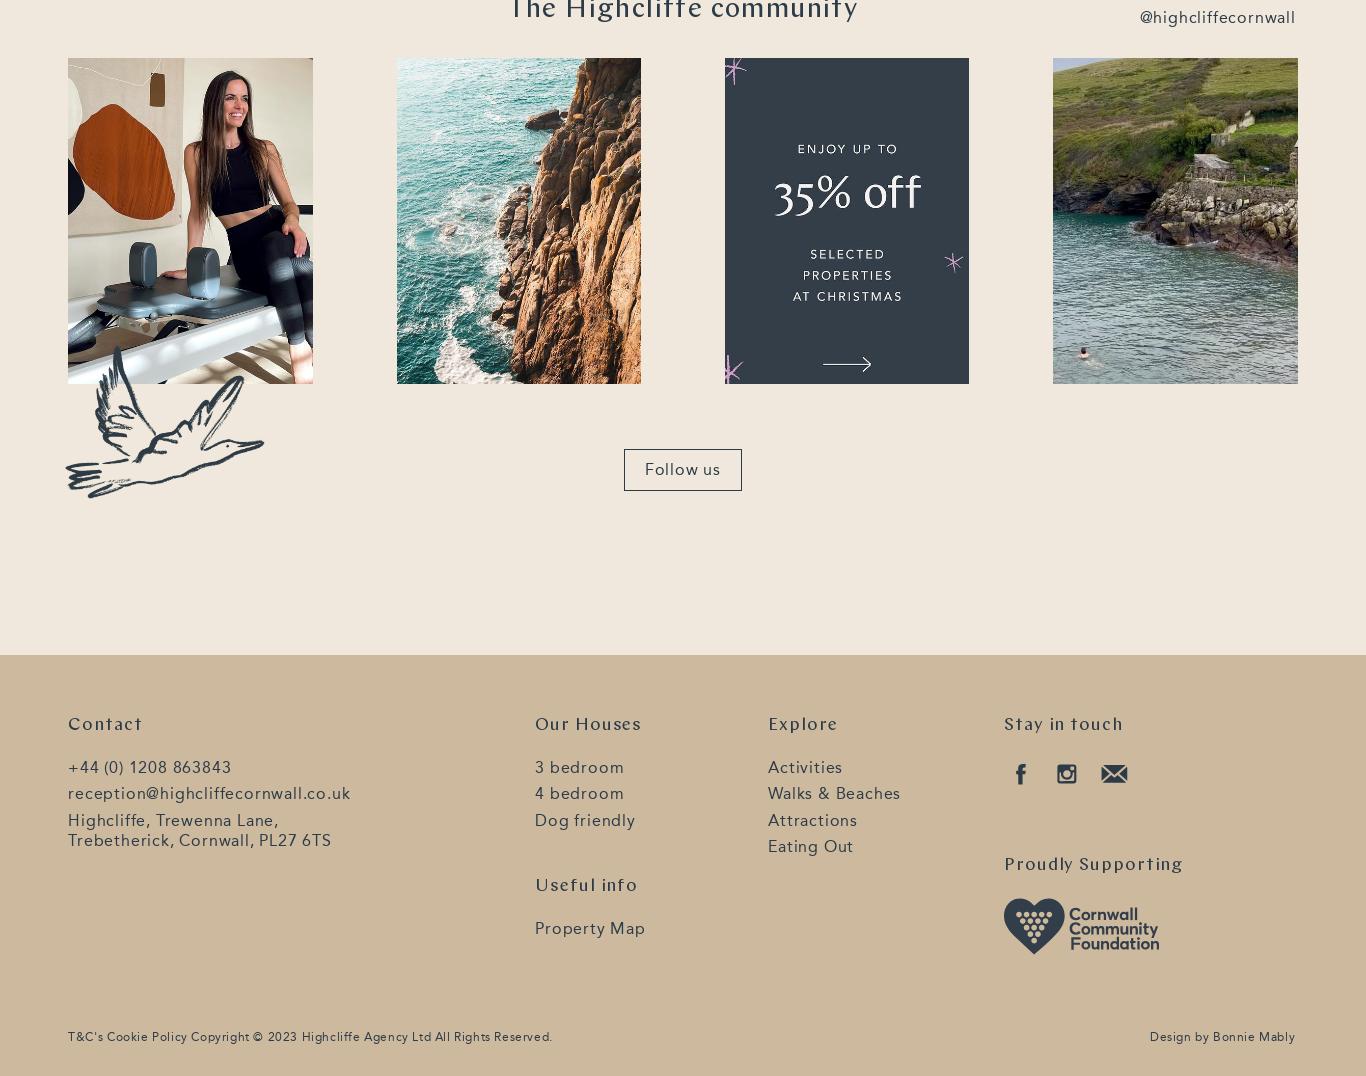 This screenshot has height=1076, width=1366. What do you see at coordinates (198, 838) in the screenshot?
I see `'Trebetherick, Cornwall, PL27 6TS'` at bounding box center [198, 838].